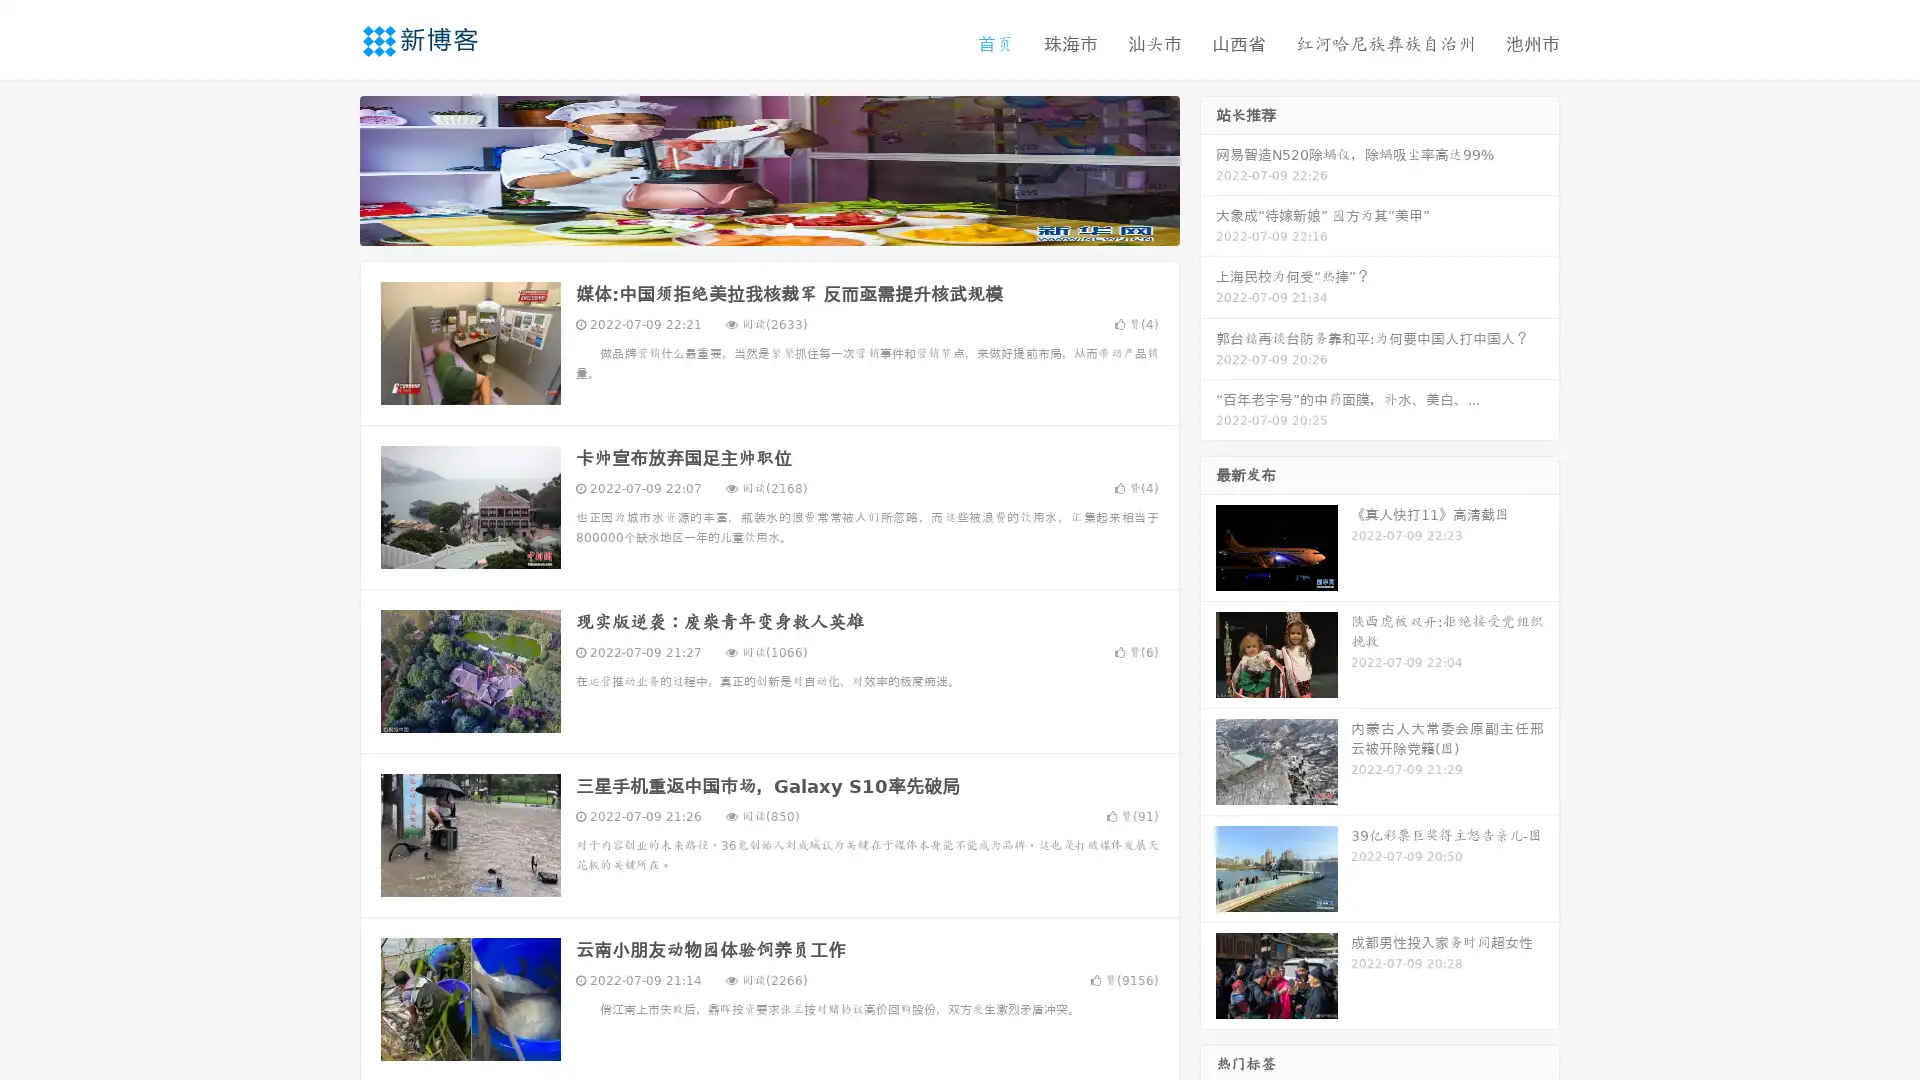 Image resolution: width=1920 pixels, height=1080 pixels. What do you see at coordinates (789, 225) in the screenshot?
I see `Go to slide 3` at bounding box center [789, 225].